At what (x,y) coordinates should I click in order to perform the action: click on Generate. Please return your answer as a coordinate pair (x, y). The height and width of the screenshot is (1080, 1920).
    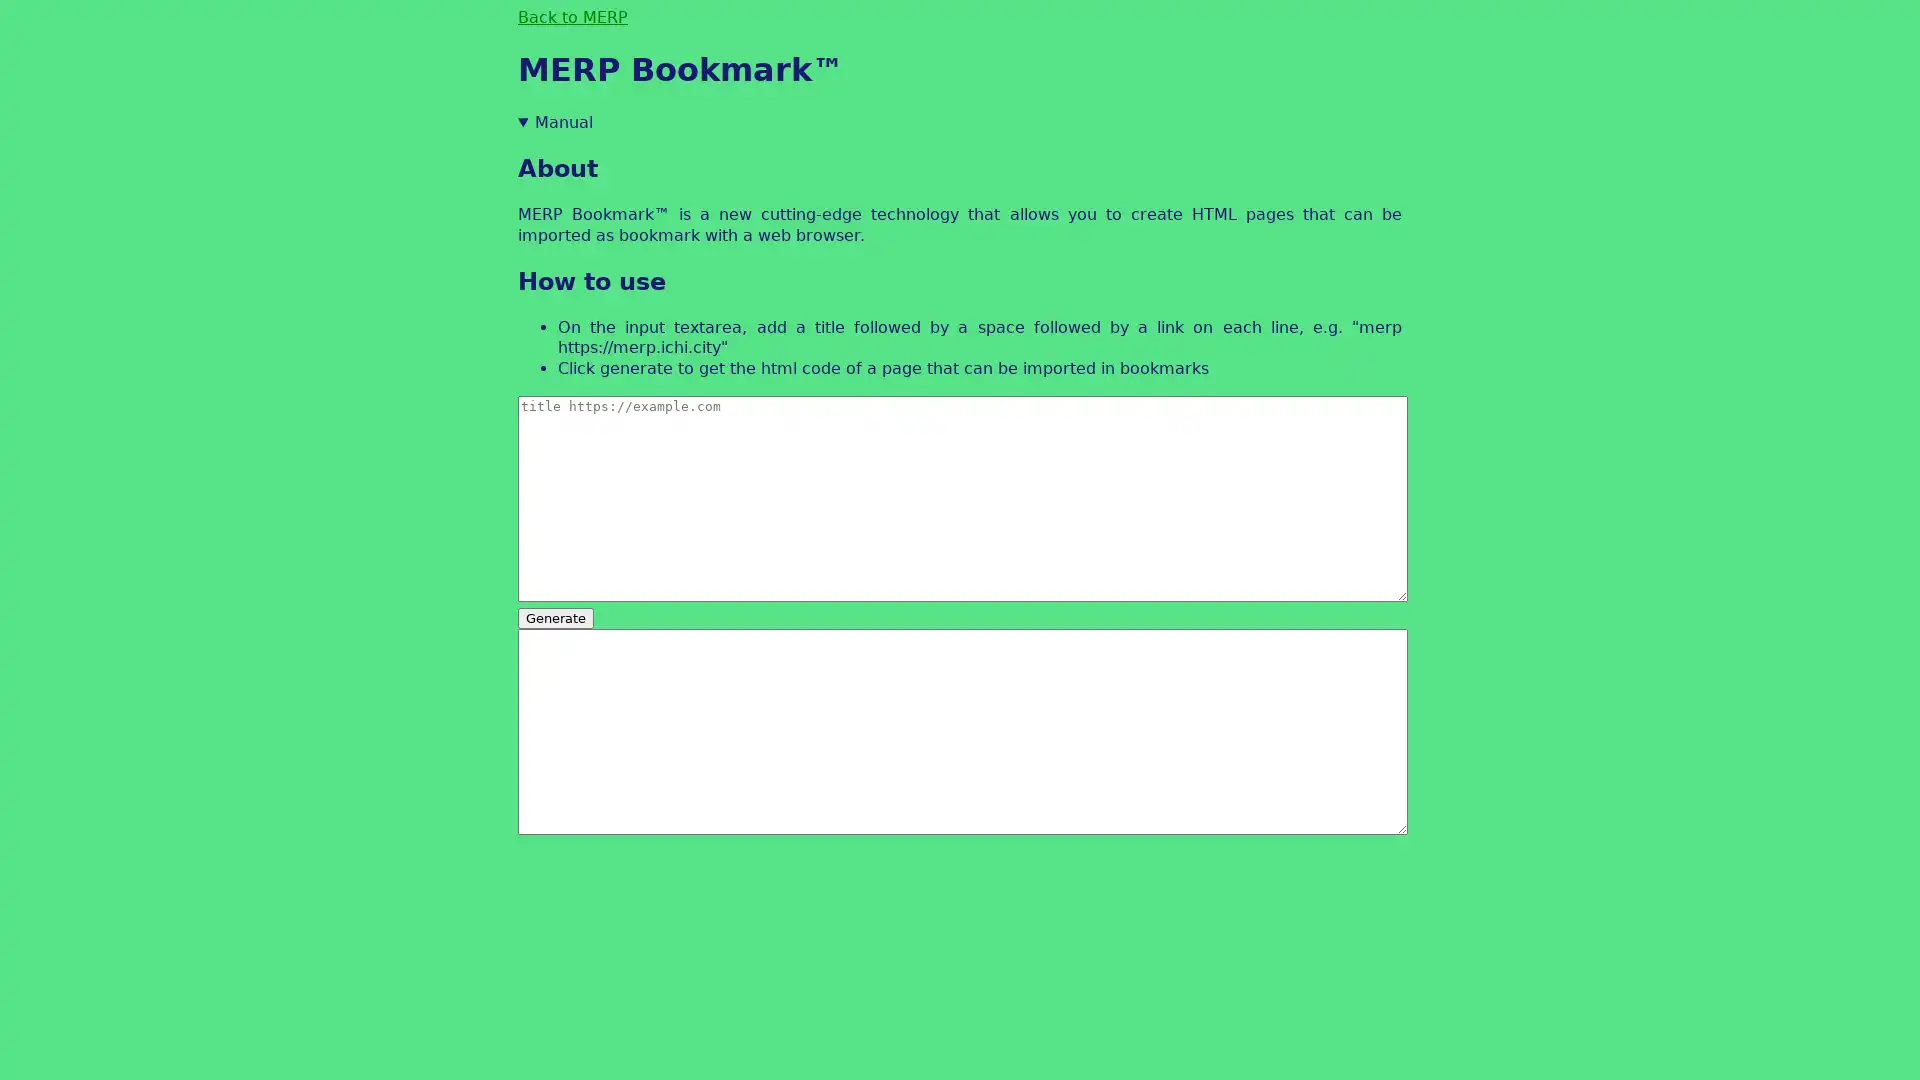
    Looking at the image, I should click on (556, 616).